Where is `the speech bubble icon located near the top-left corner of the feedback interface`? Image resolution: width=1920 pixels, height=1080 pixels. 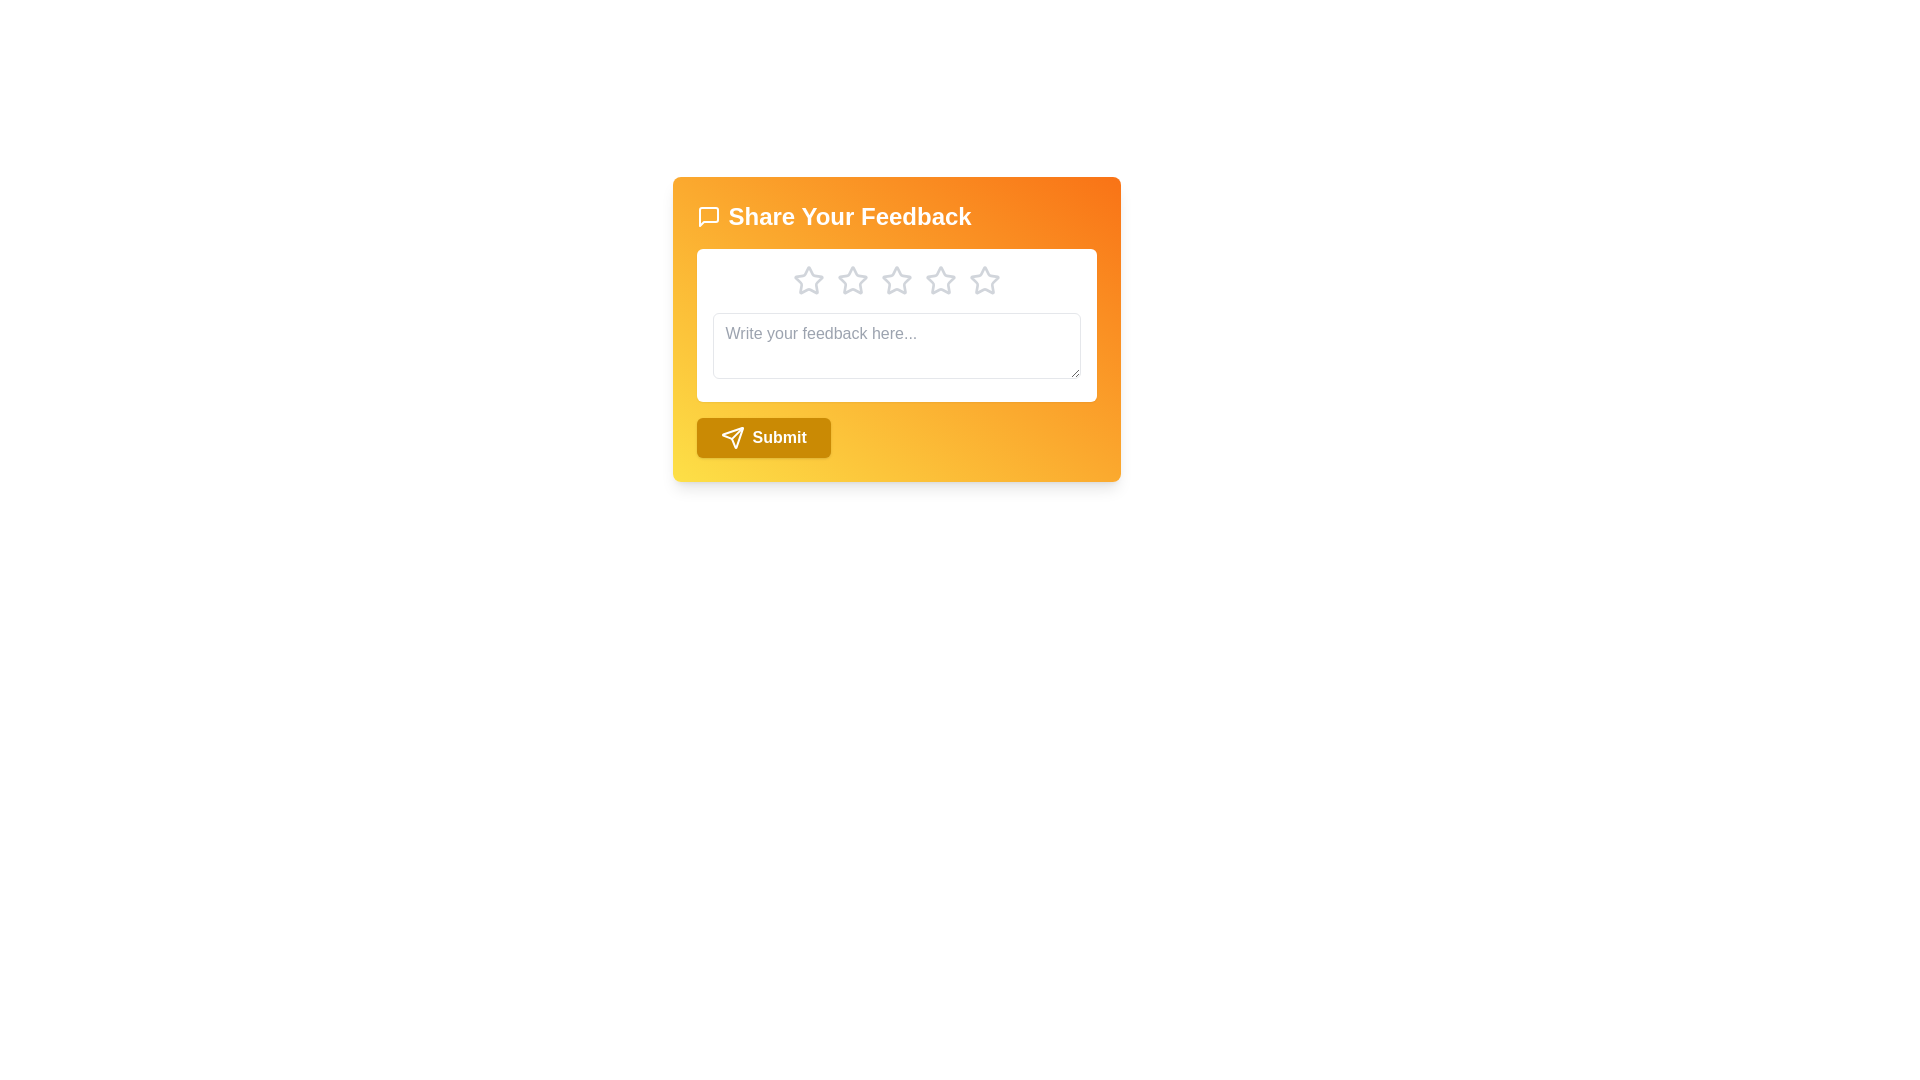
the speech bubble icon located near the top-left corner of the feedback interface is located at coordinates (708, 216).